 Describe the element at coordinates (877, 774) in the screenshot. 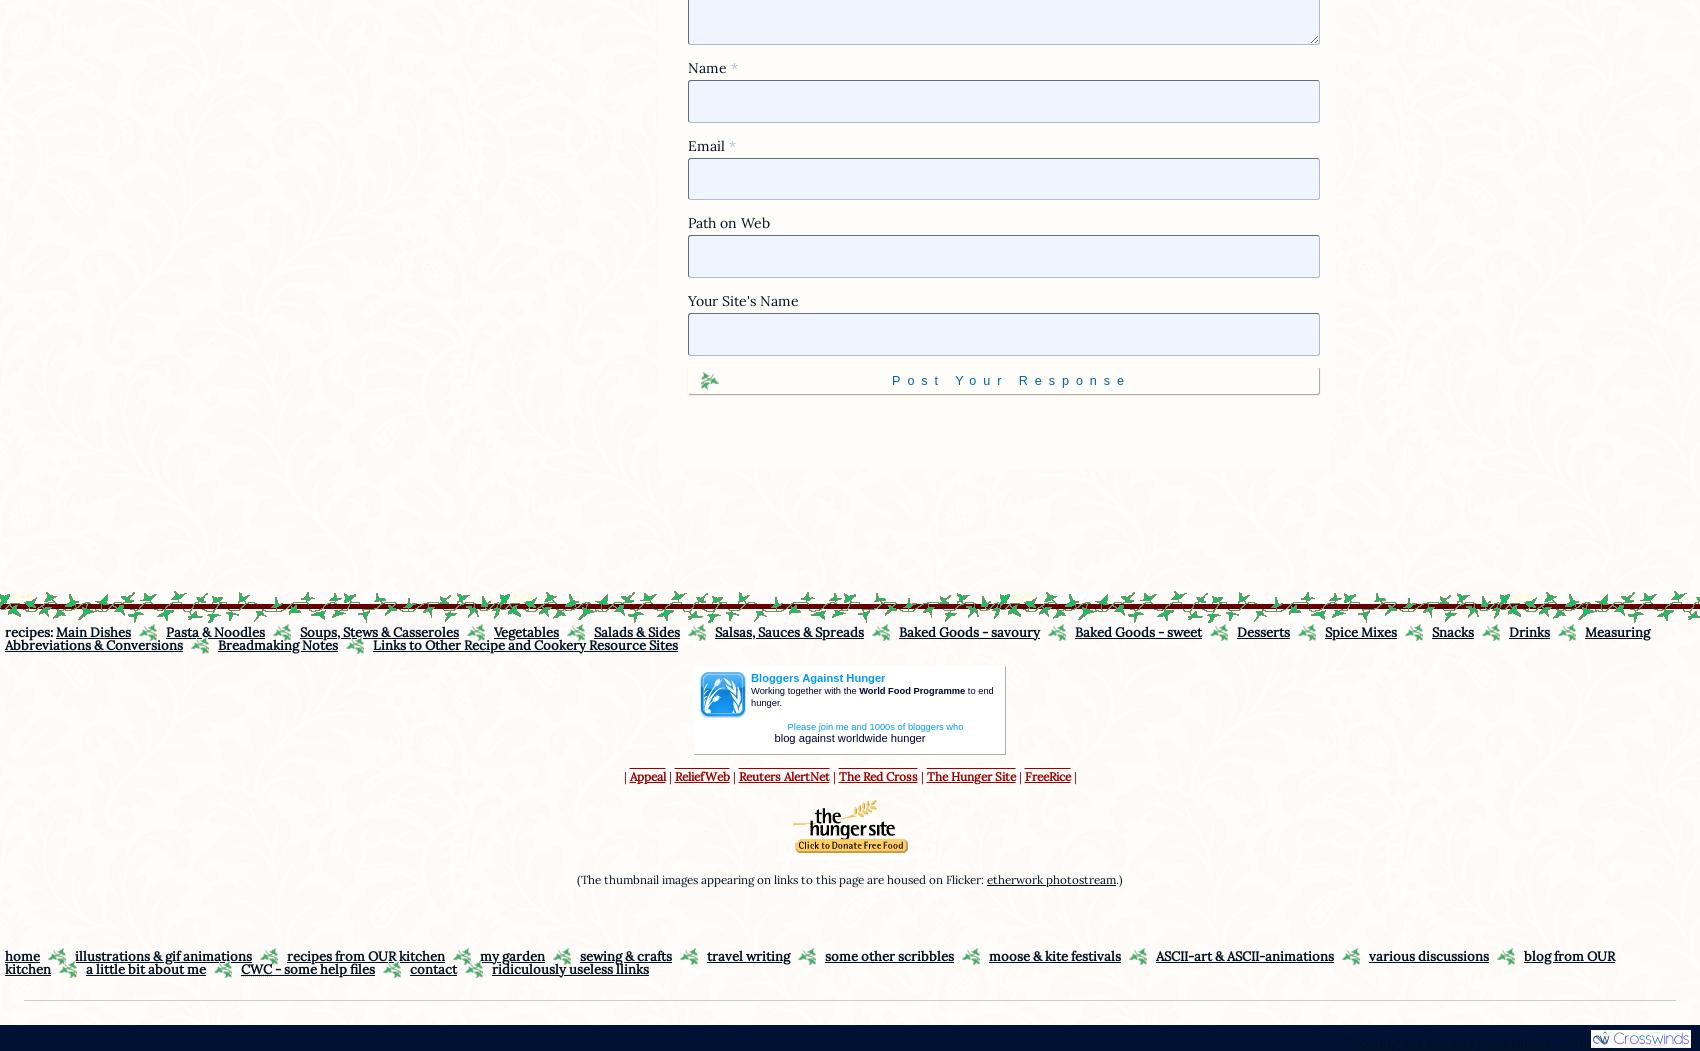

I see `'The Red Cross'` at that location.